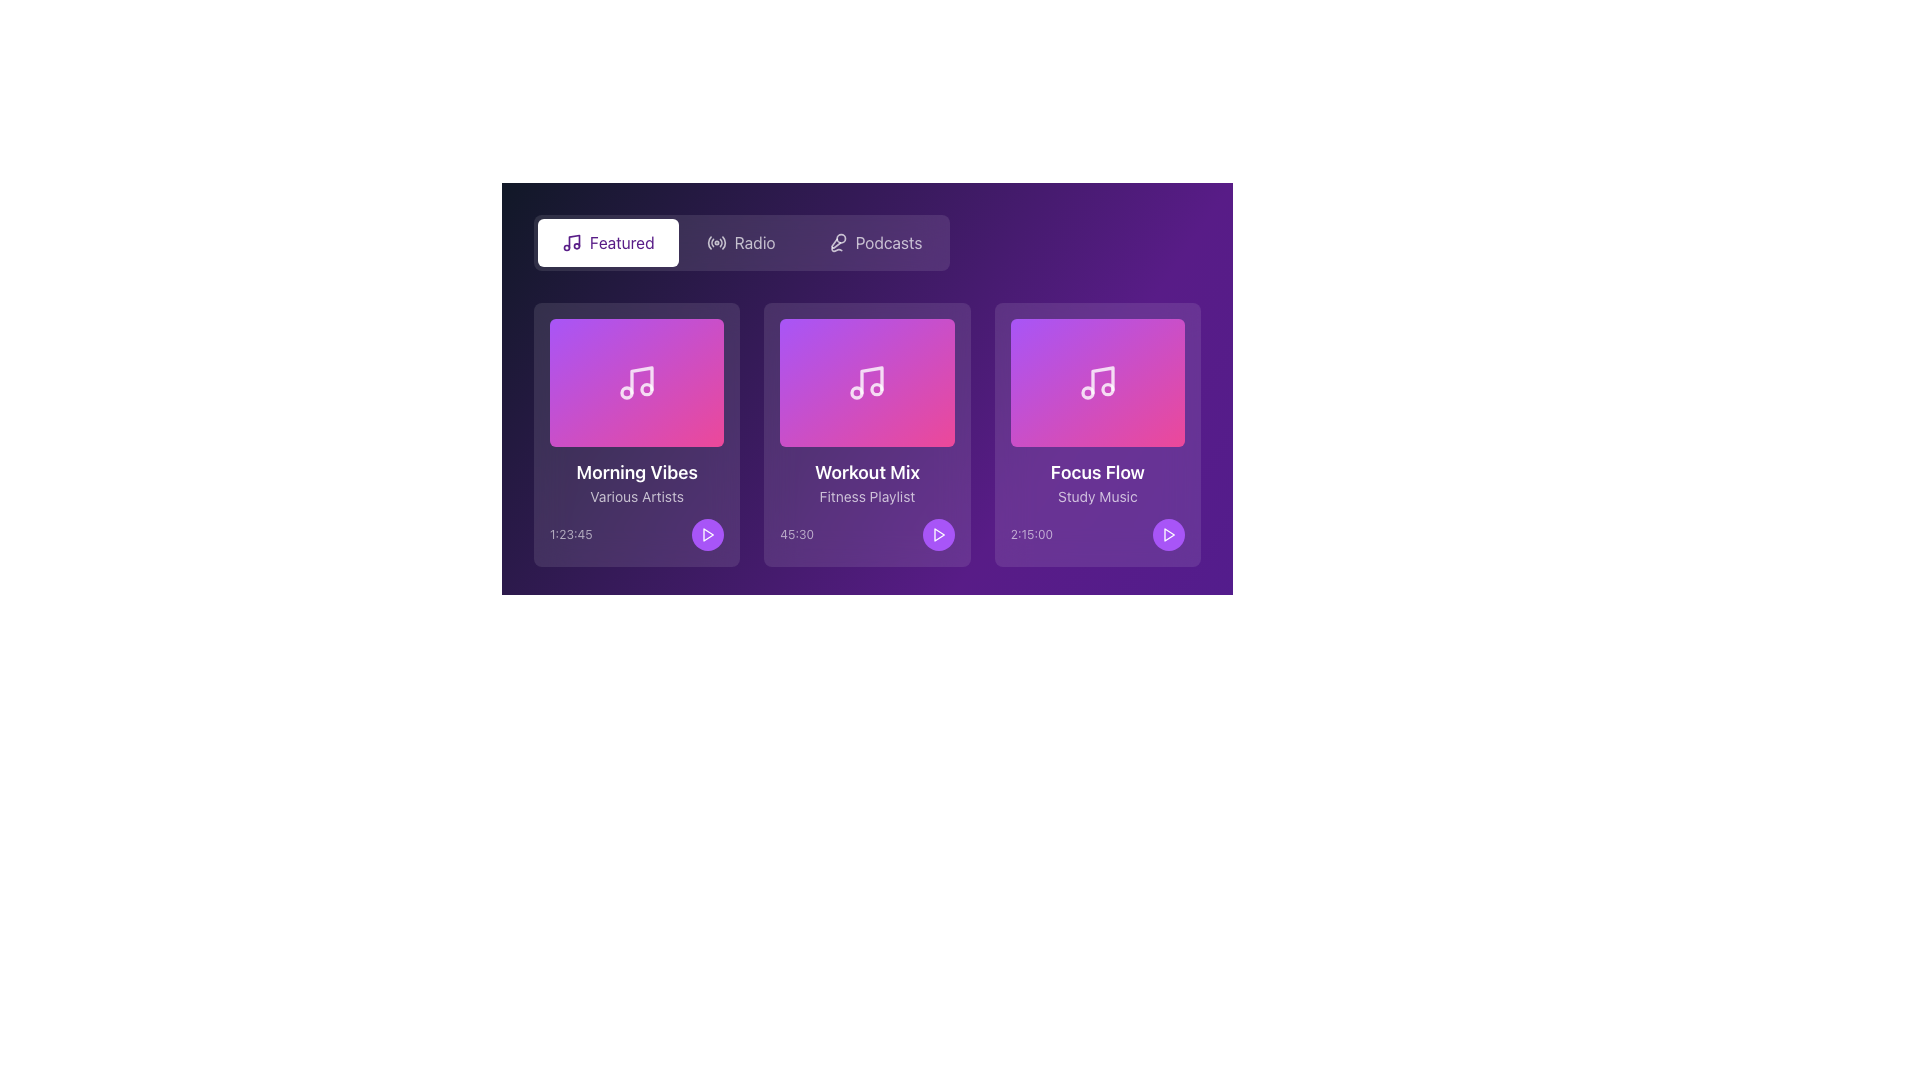 The image size is (1920, 1080). I want to click on the music note icon located in the central card titled 'Workout Mix' representing audio or music-related content, so click(867, 382).